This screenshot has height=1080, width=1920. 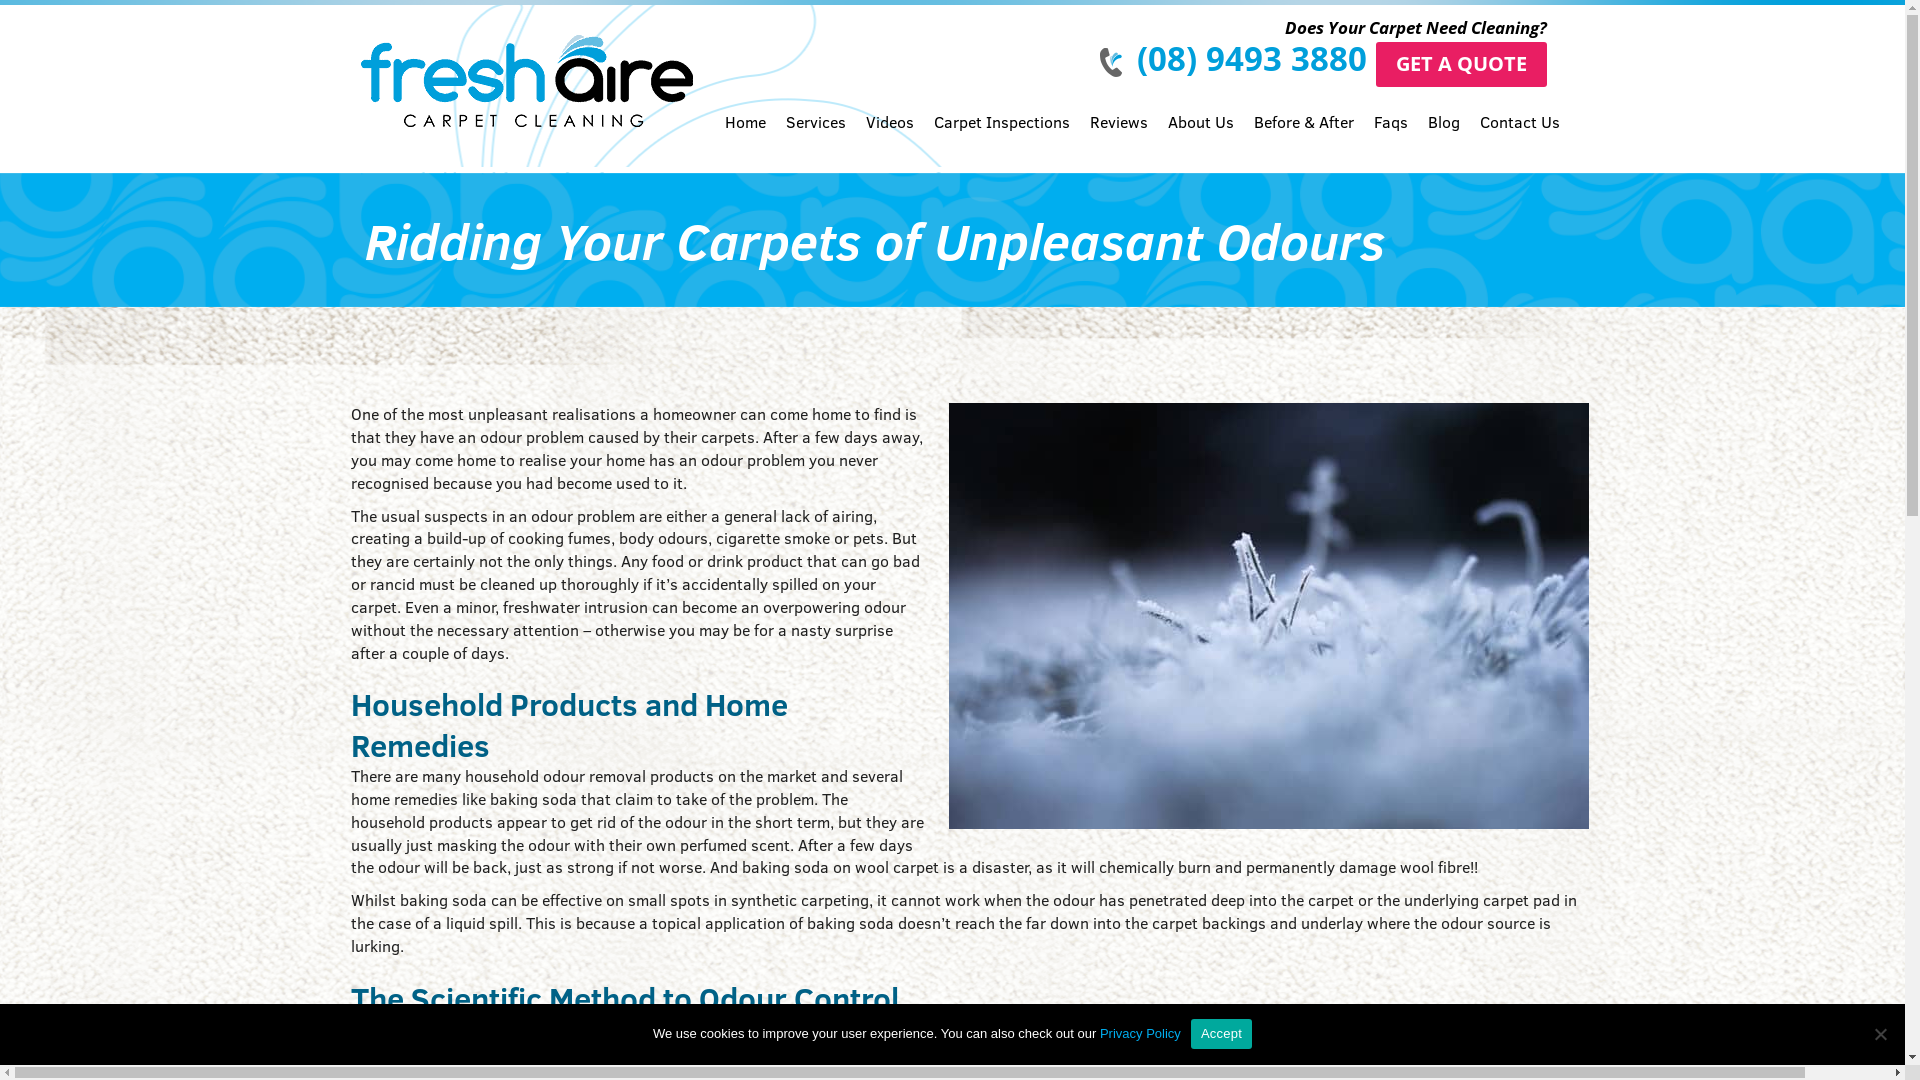 I want to click on 'Faqs', so click(x=1390, y=138).